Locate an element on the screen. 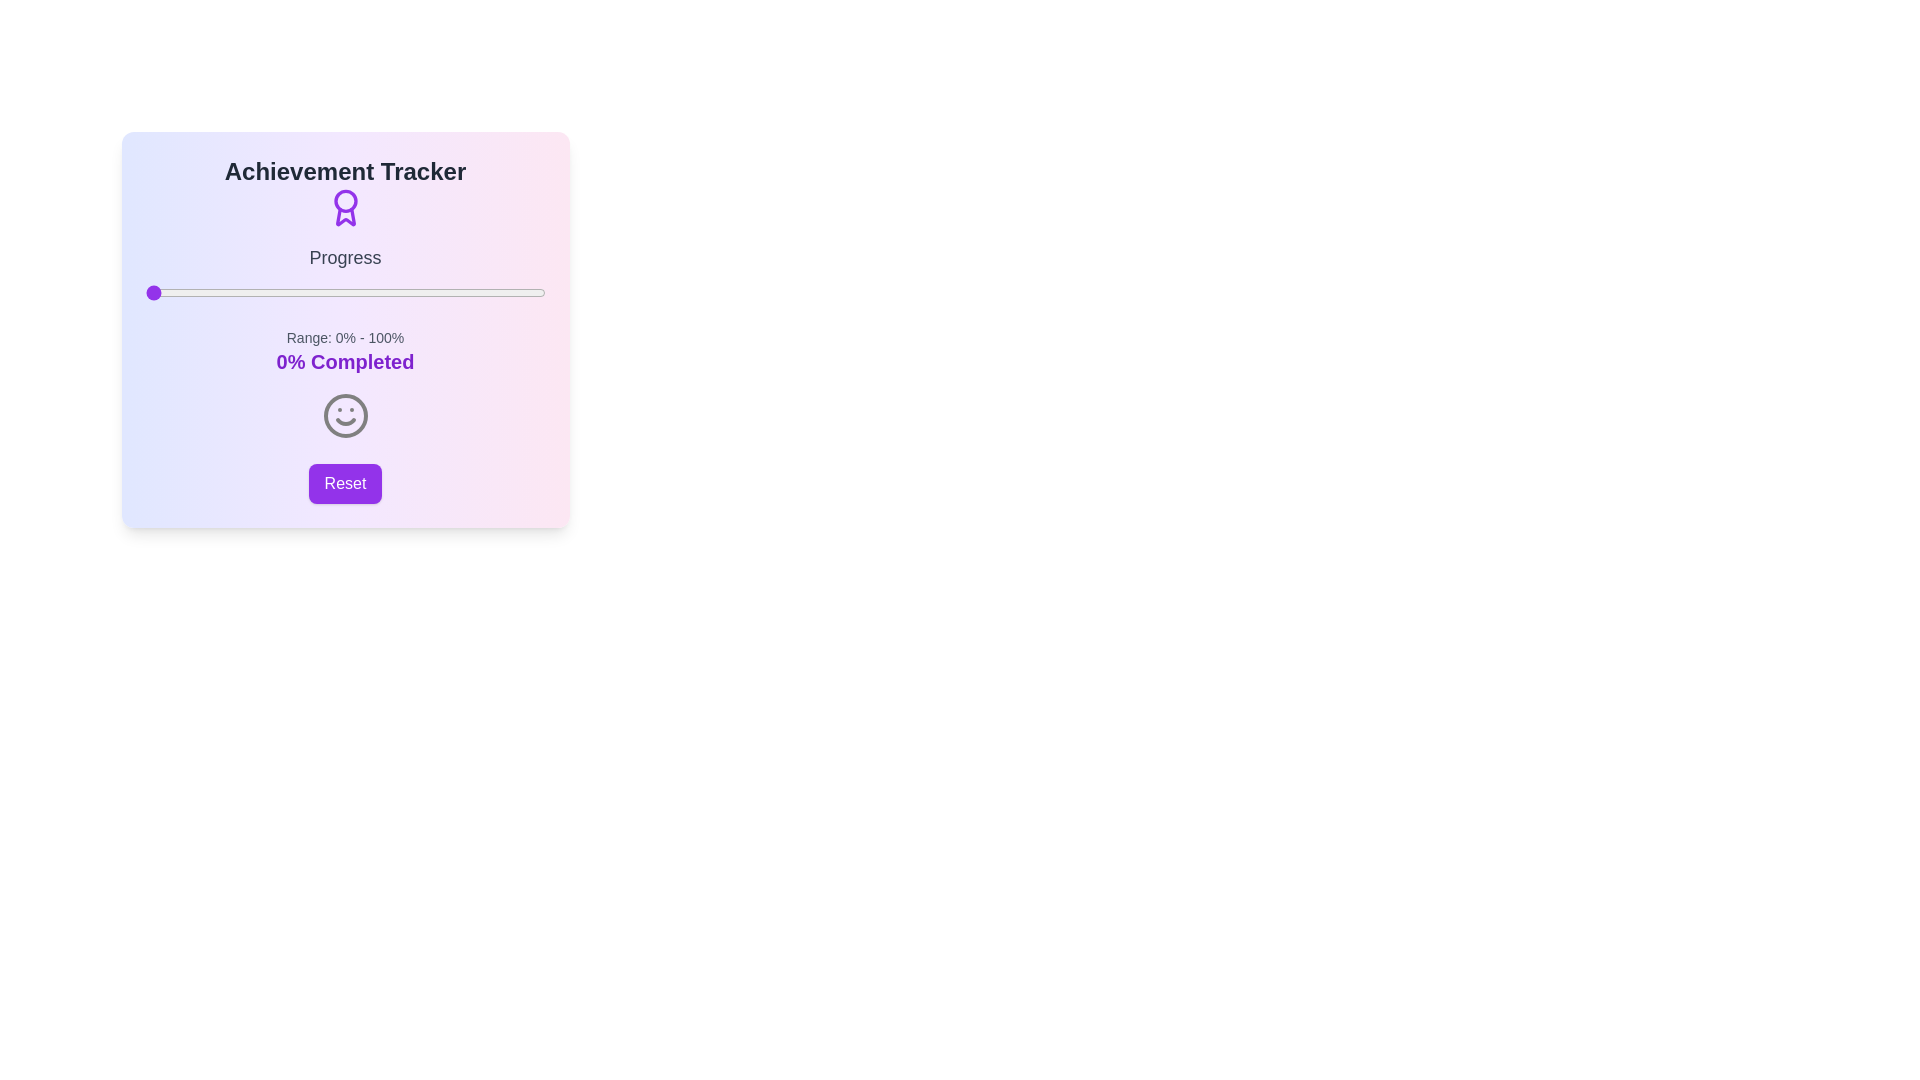  the progress slider to 24% is located at coordinates (240, 293).